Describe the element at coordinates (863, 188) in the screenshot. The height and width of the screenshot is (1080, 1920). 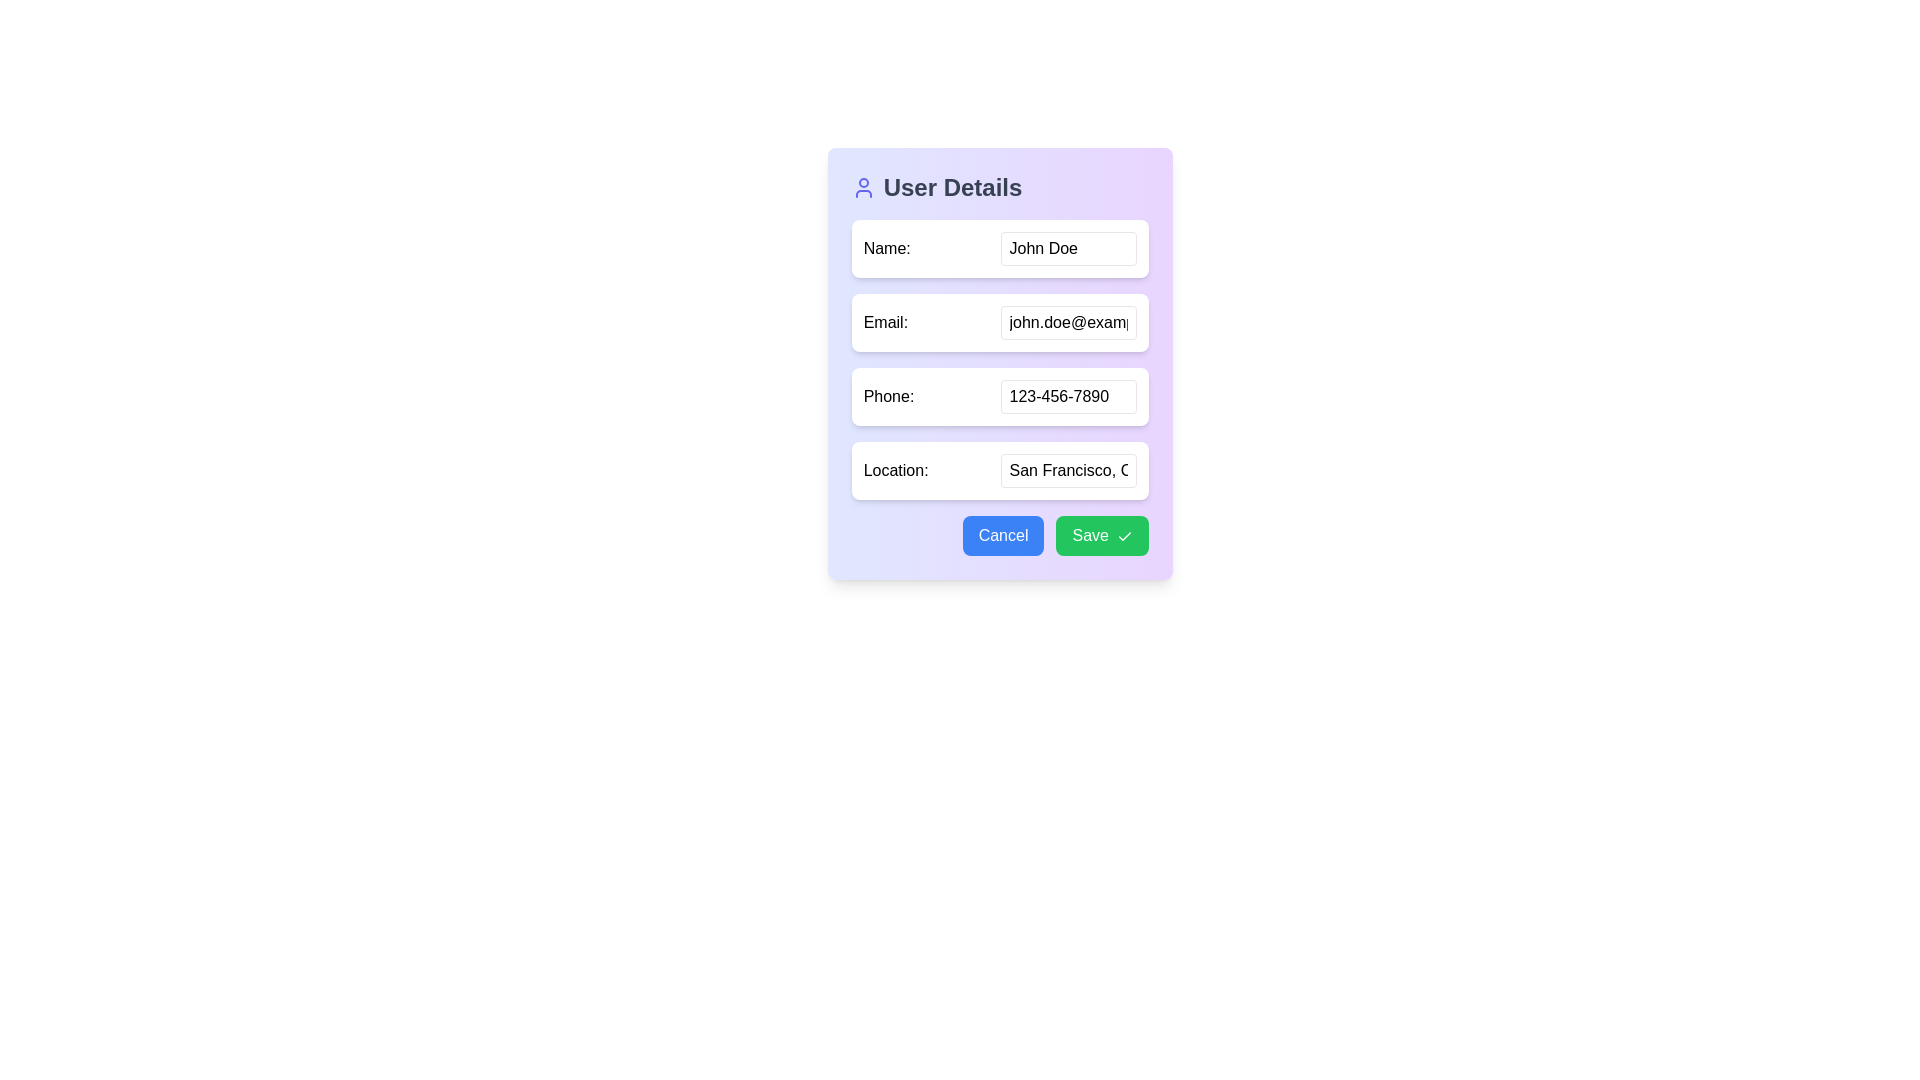
I see `the user details icon located in the header section, directly to the left of the 'User Details' title` at that location.